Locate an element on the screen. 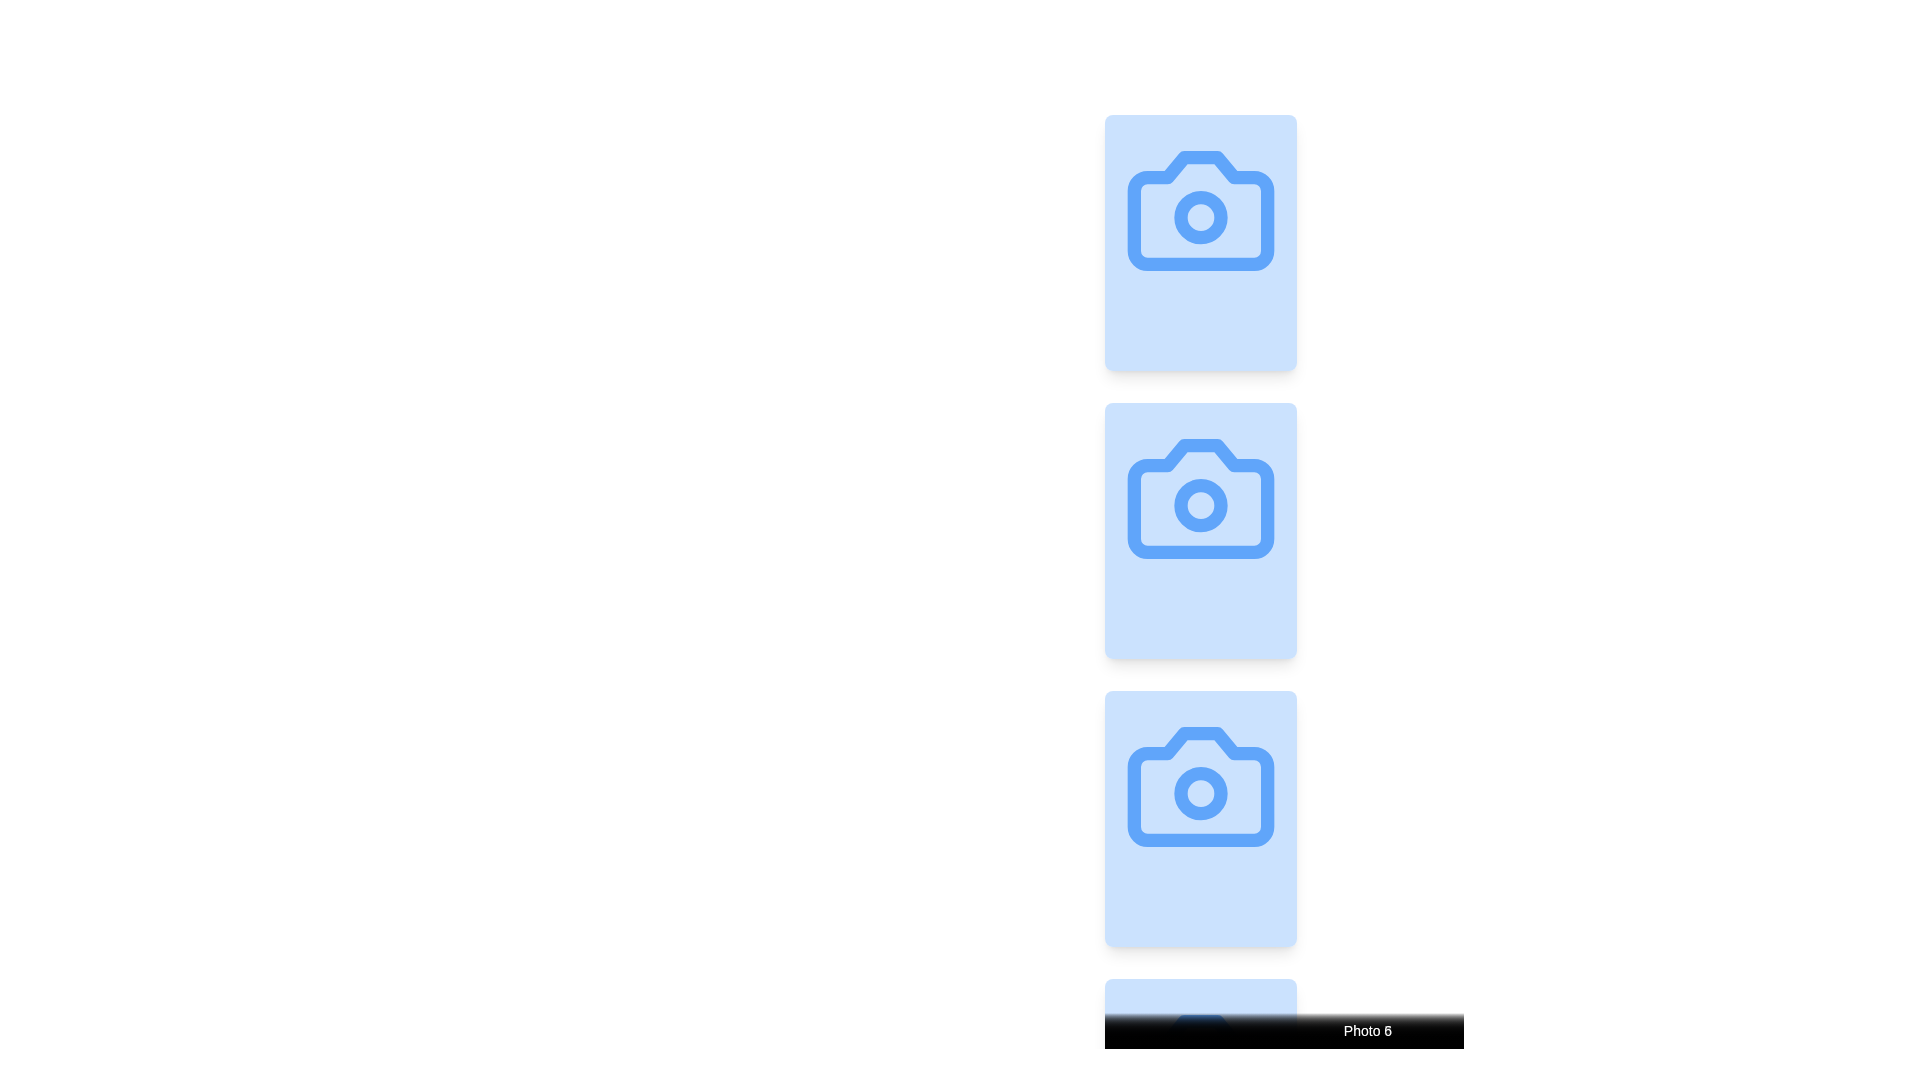 The image size is (1920, 1080). the small light blue circular icon located at the center of the camera illustration, which is the second in a vertical sequence of three camera icons is located at coordinates (1200, 504).